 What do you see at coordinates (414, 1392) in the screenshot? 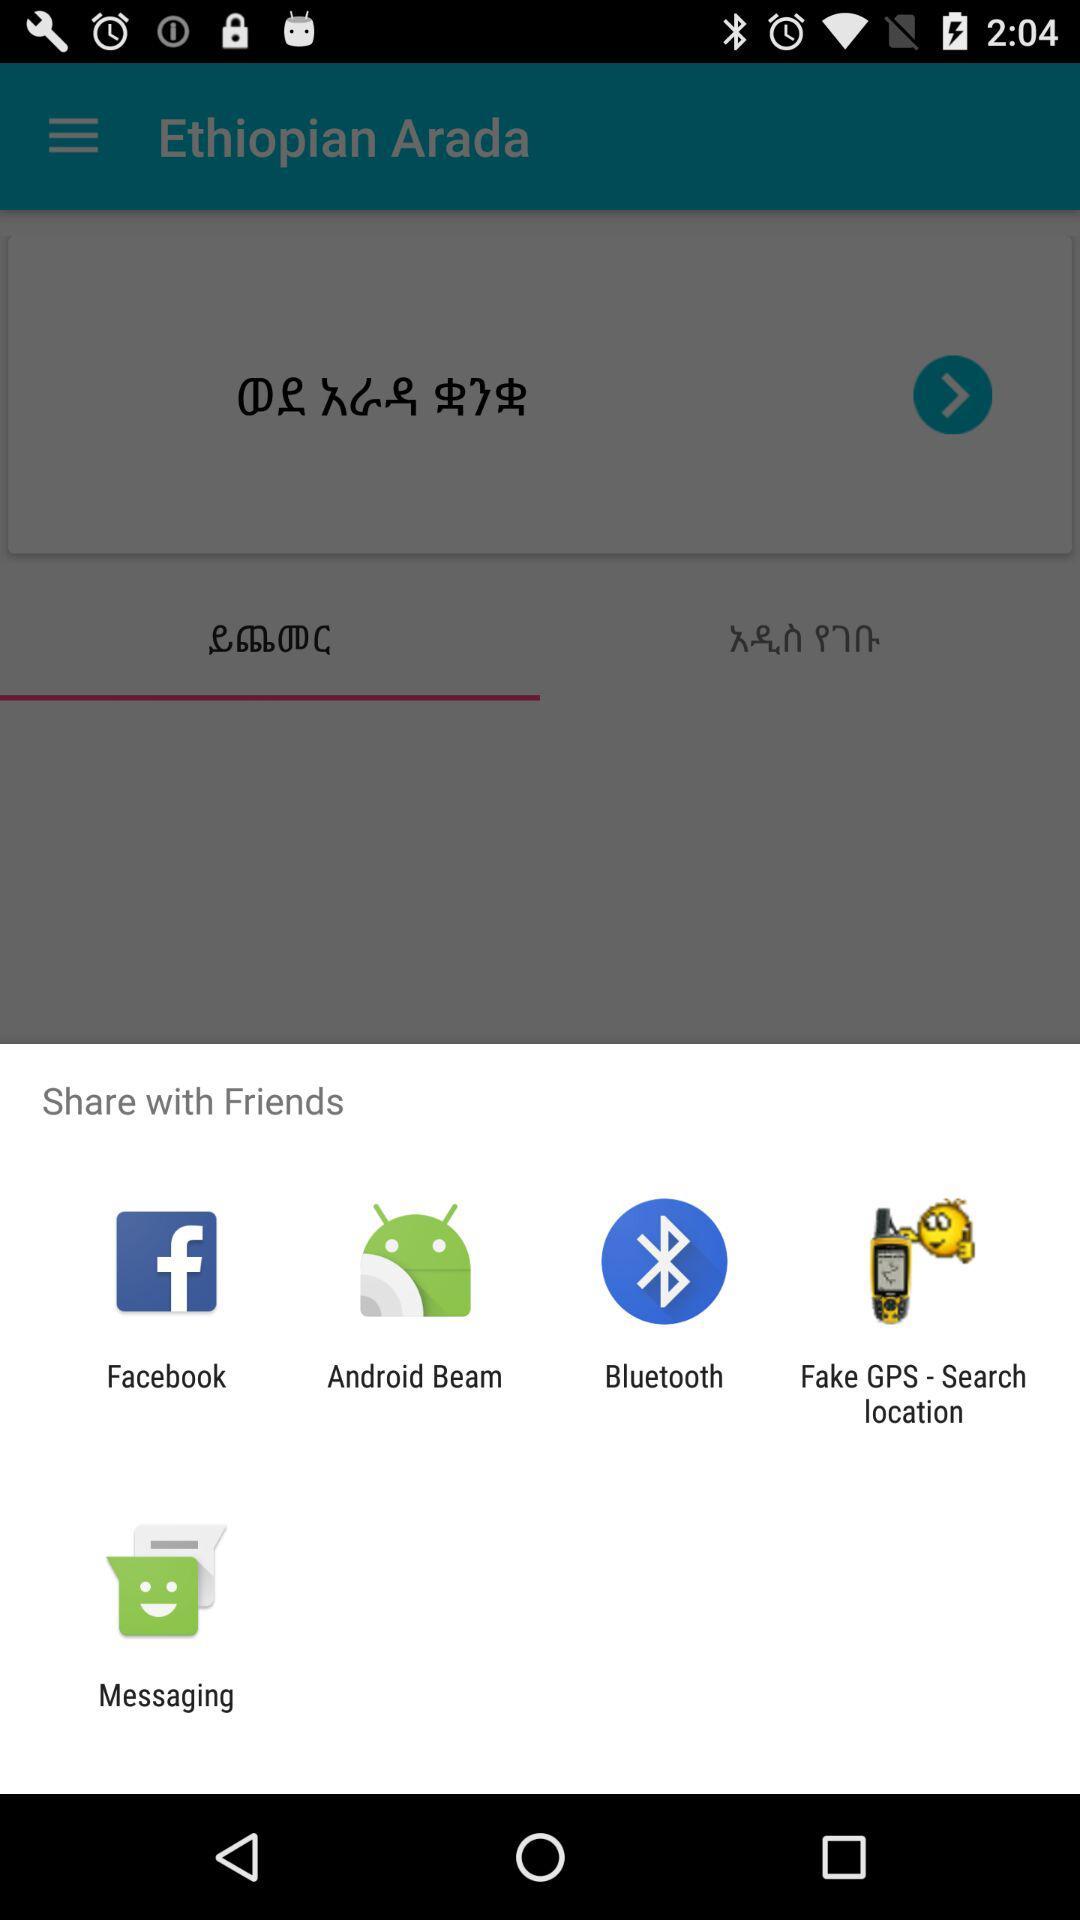
I see `icon to the left of bluetooth app` at bounding box center [414, 1392].